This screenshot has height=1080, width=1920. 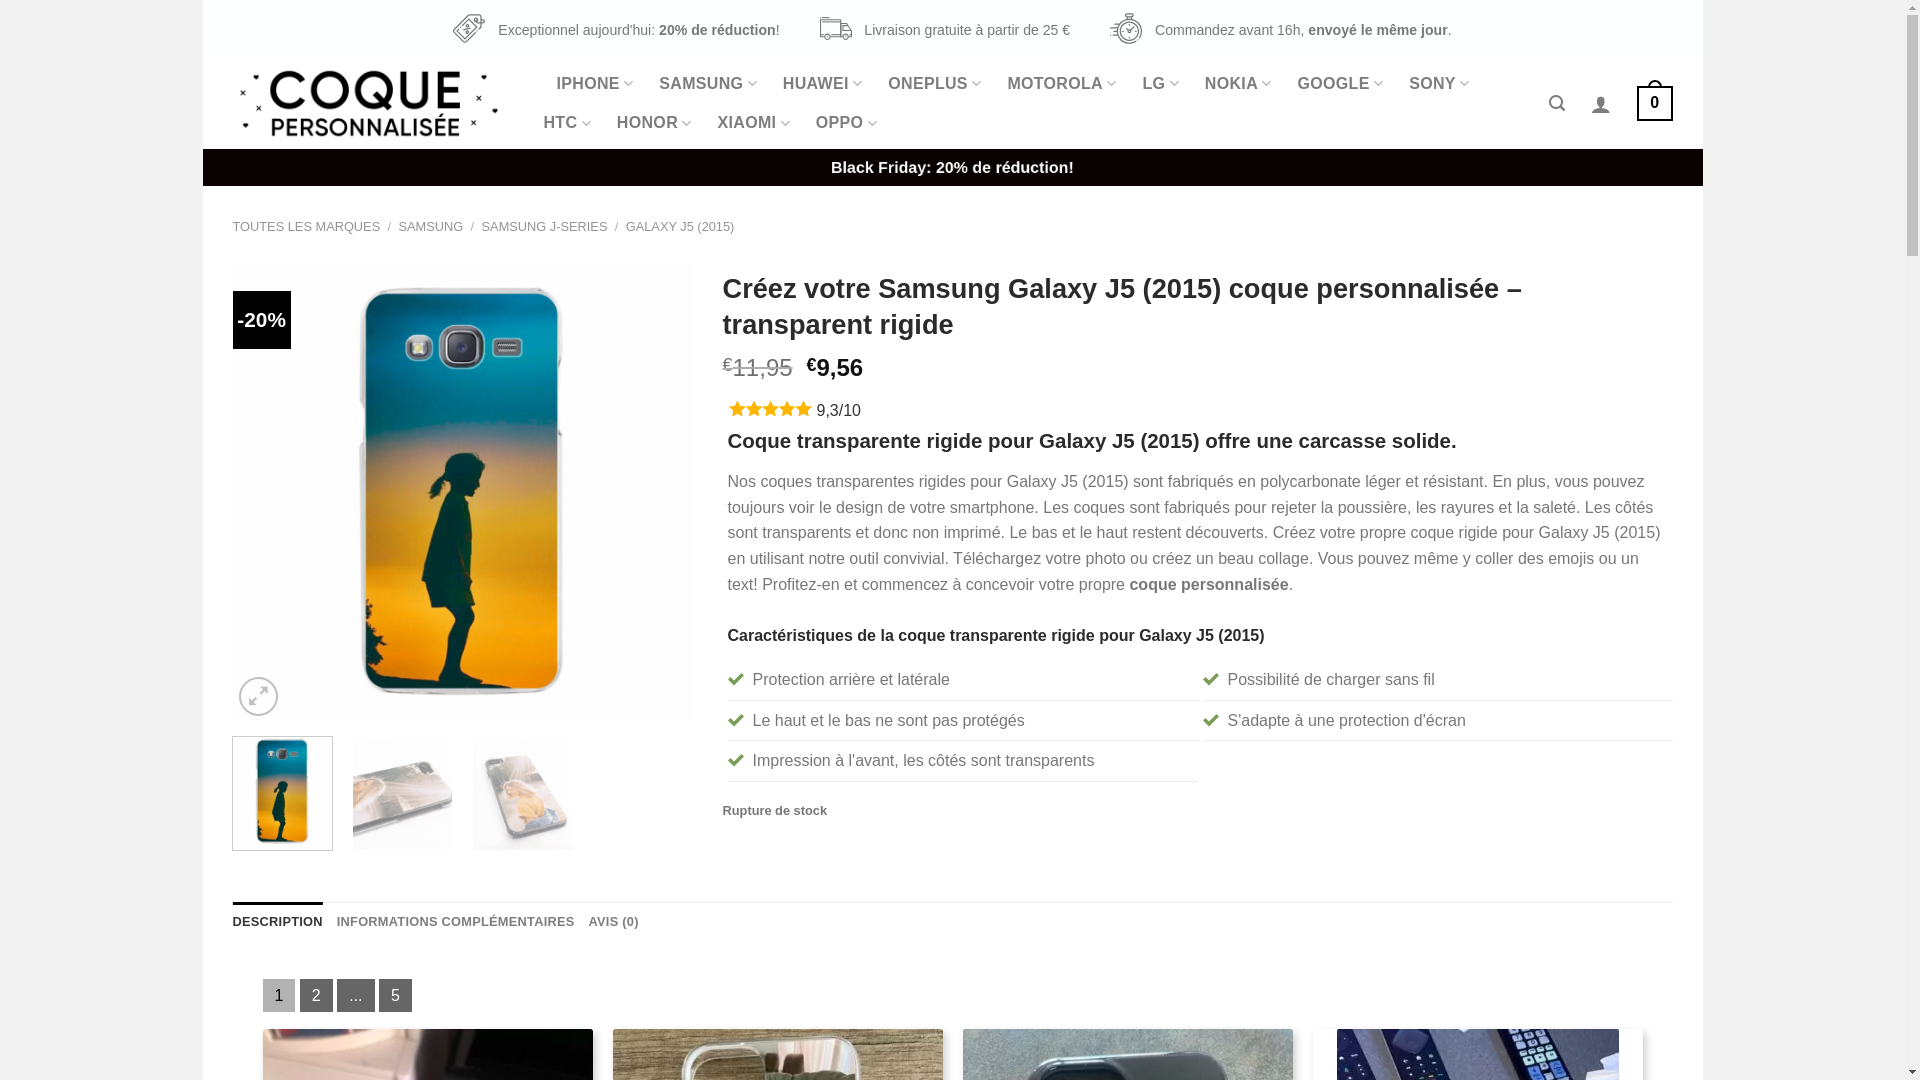 What do you see at coordinates (379, 995) in the screenshot?
I see `'5'` at bounding box center [379, 995].